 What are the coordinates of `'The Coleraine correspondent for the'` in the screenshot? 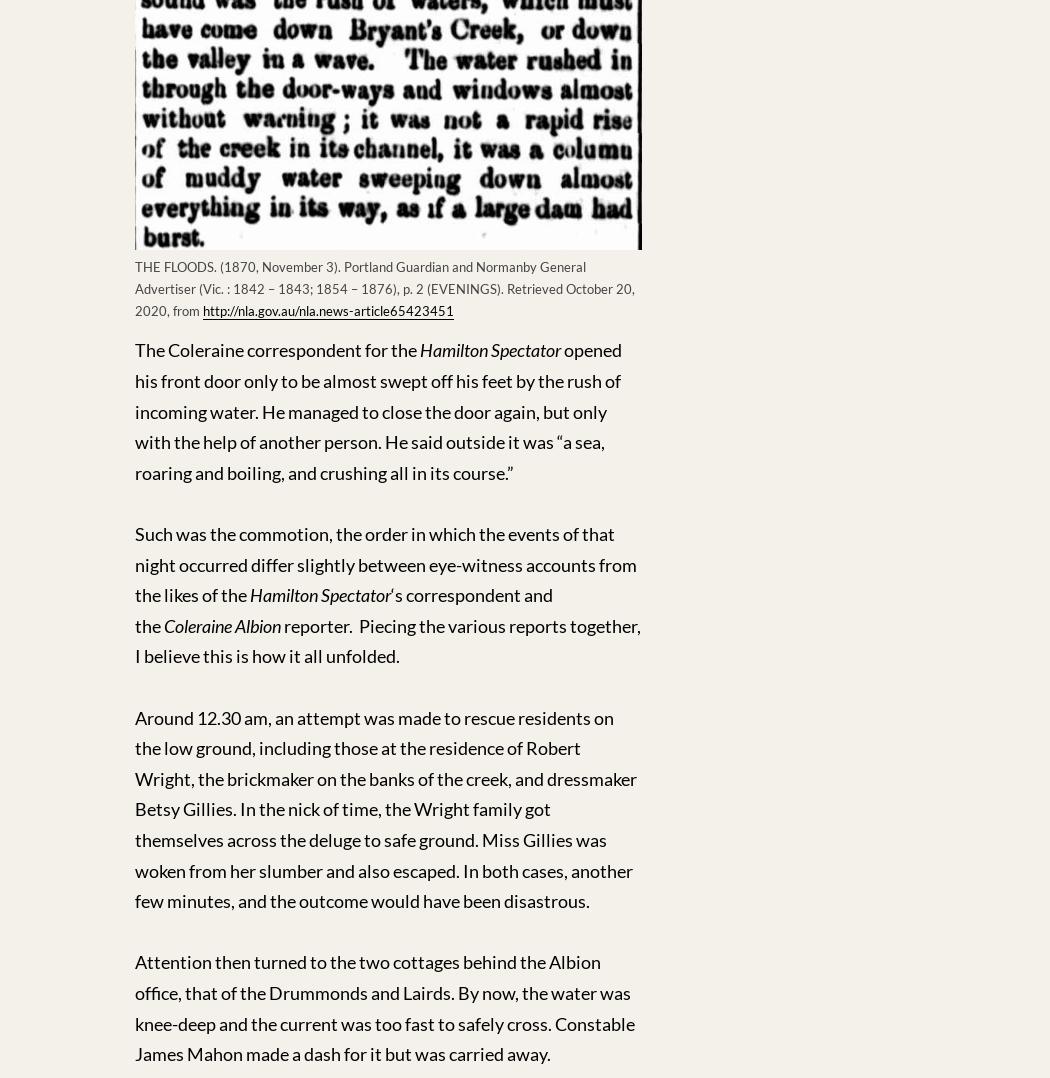 It's located at (134, 350).